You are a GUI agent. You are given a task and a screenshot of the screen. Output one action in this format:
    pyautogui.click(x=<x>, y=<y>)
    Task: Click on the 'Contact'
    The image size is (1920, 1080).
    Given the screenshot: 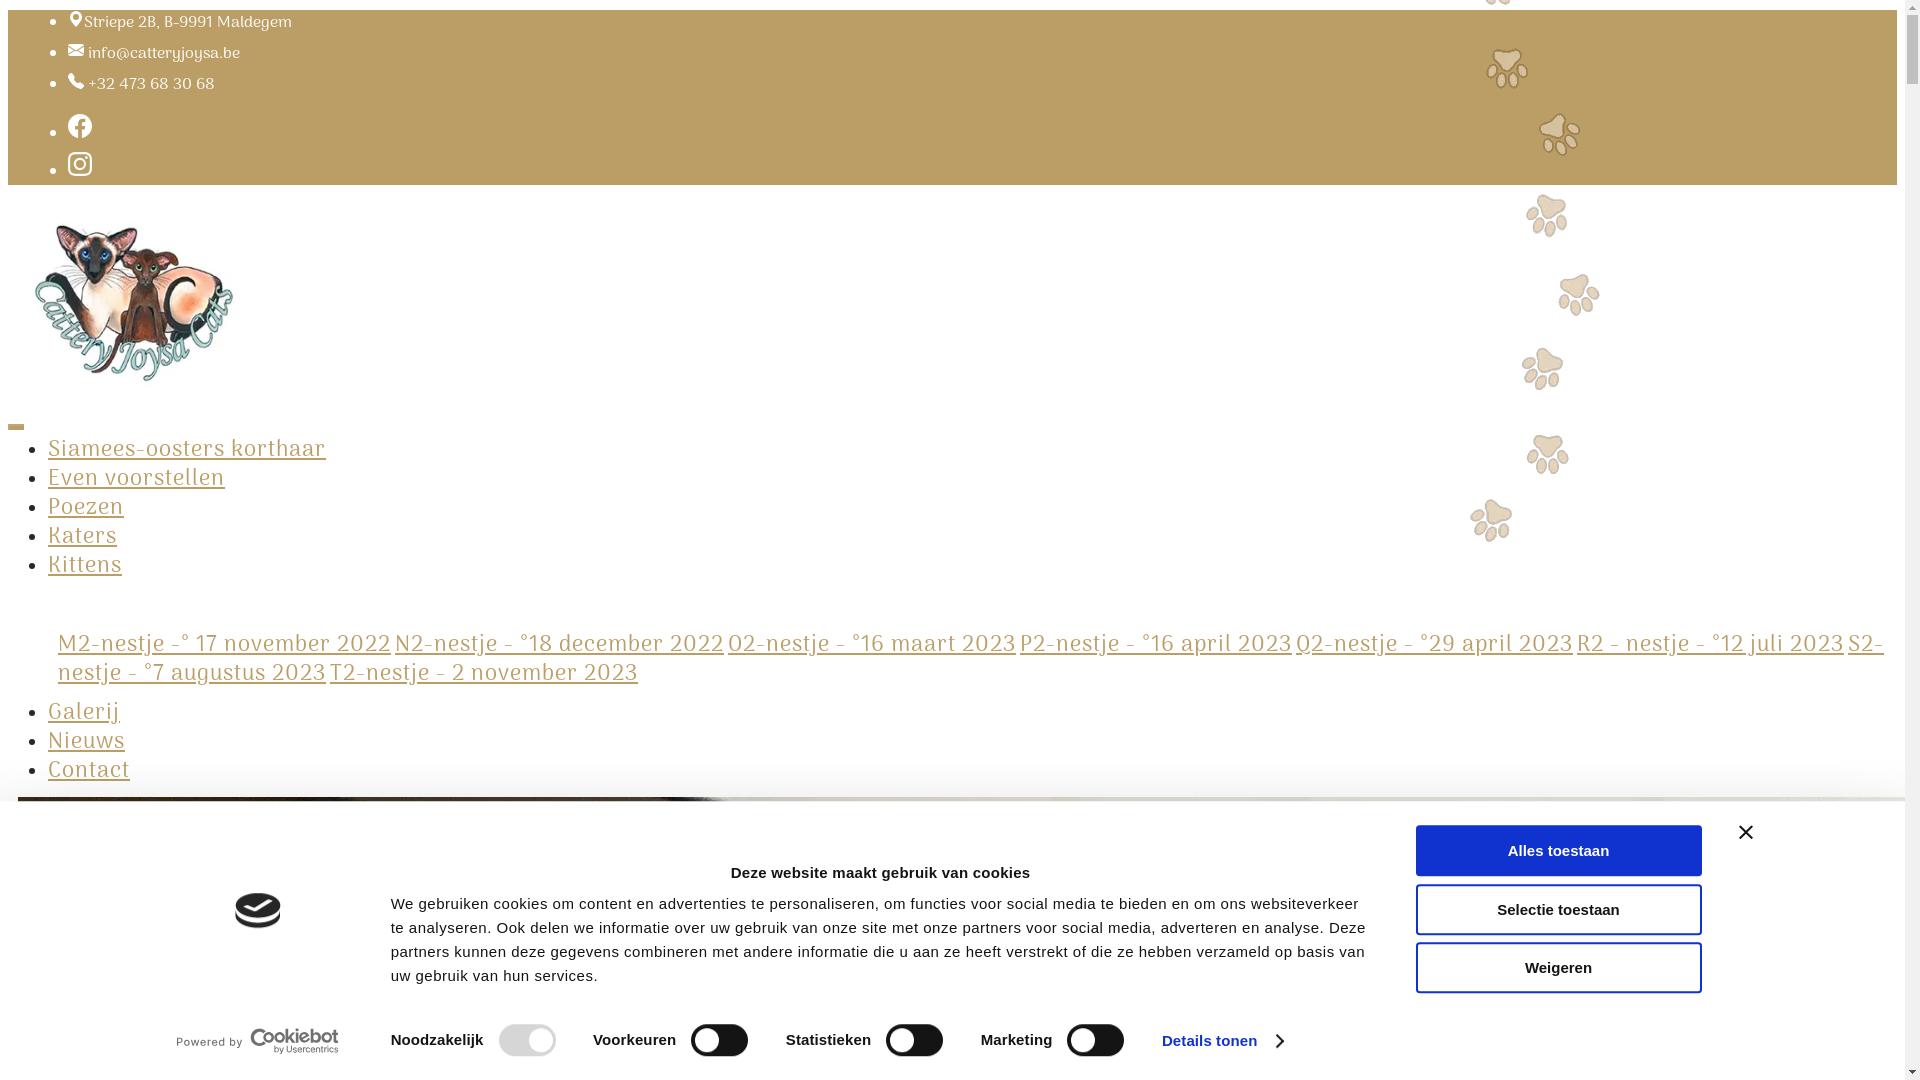 What is the action you would take?
    pyautogui.click(x=88, y=770)
    